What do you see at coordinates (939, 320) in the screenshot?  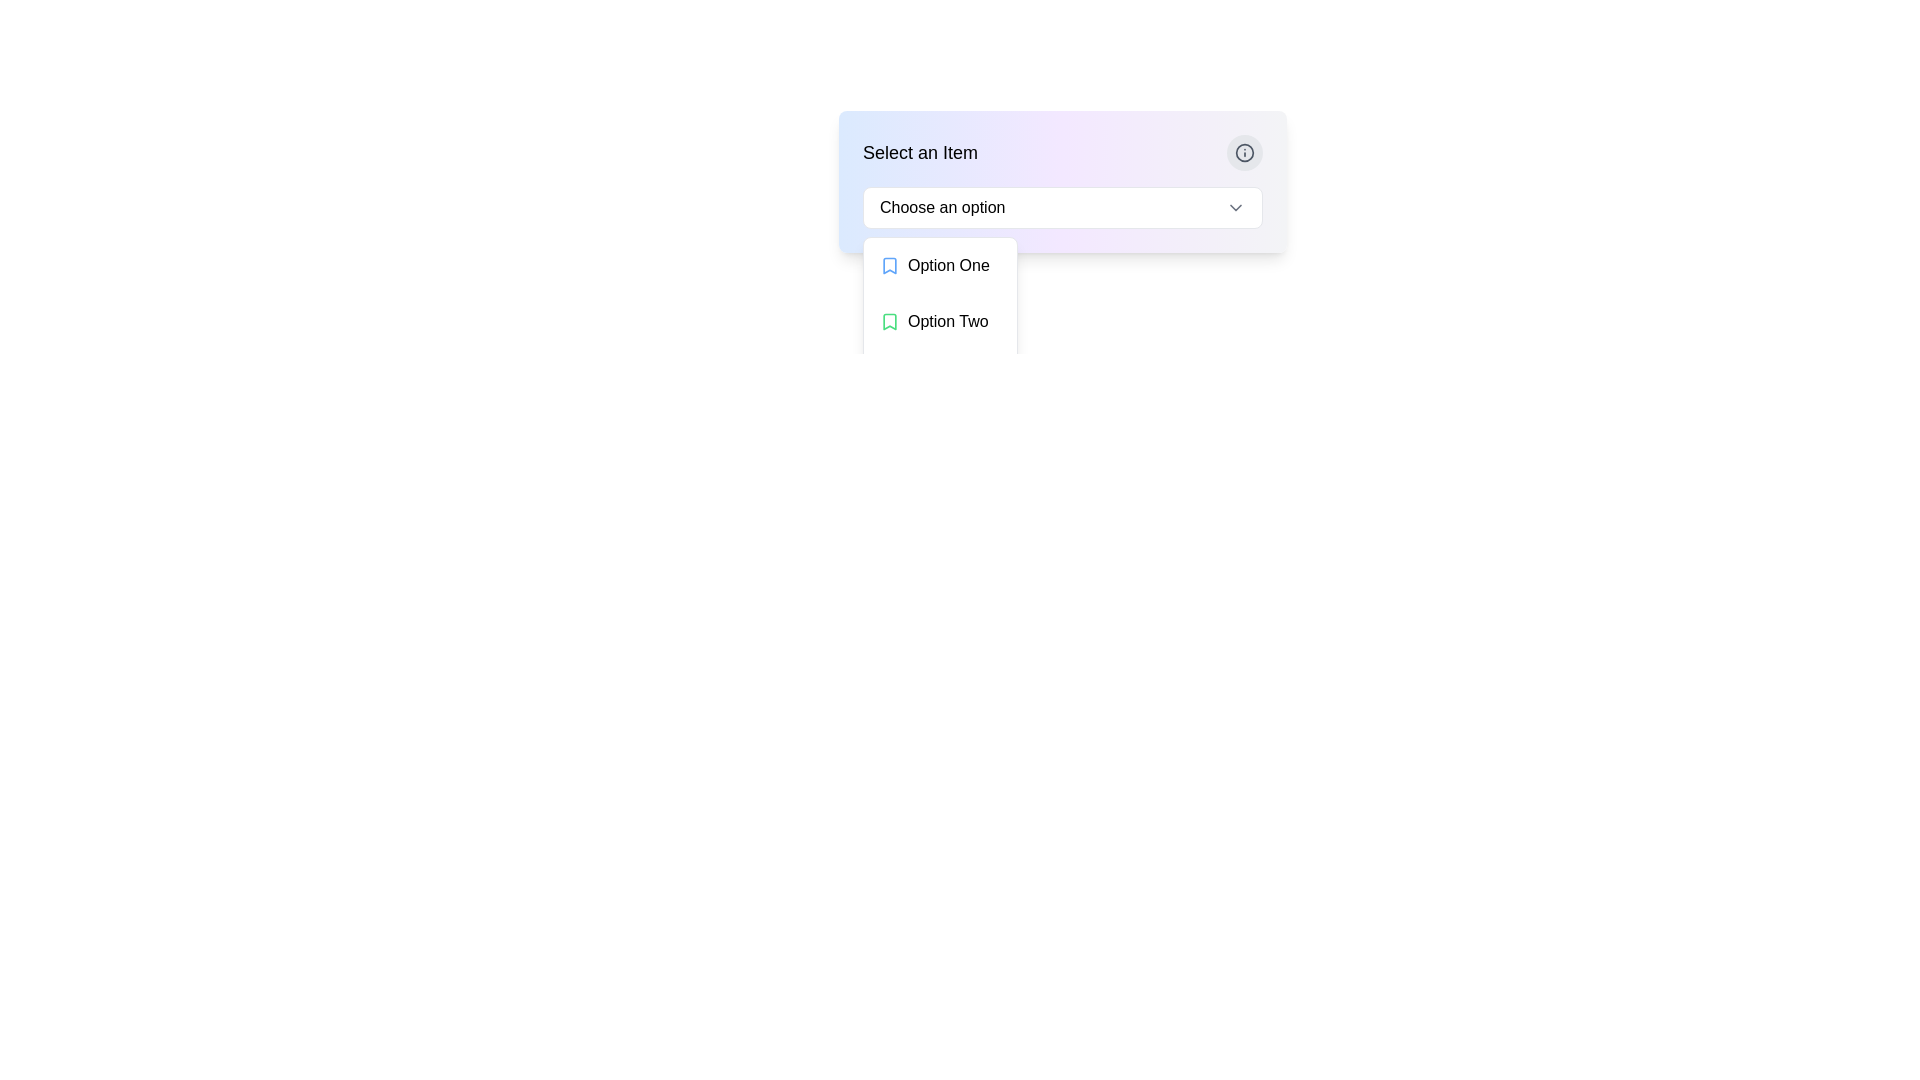 I see `the 'Option Two' dropdown option, which is the second selectable option in the dropdown menu, identified by its green bookmark-shaped icon and black text` at bounding box center [939, 320].